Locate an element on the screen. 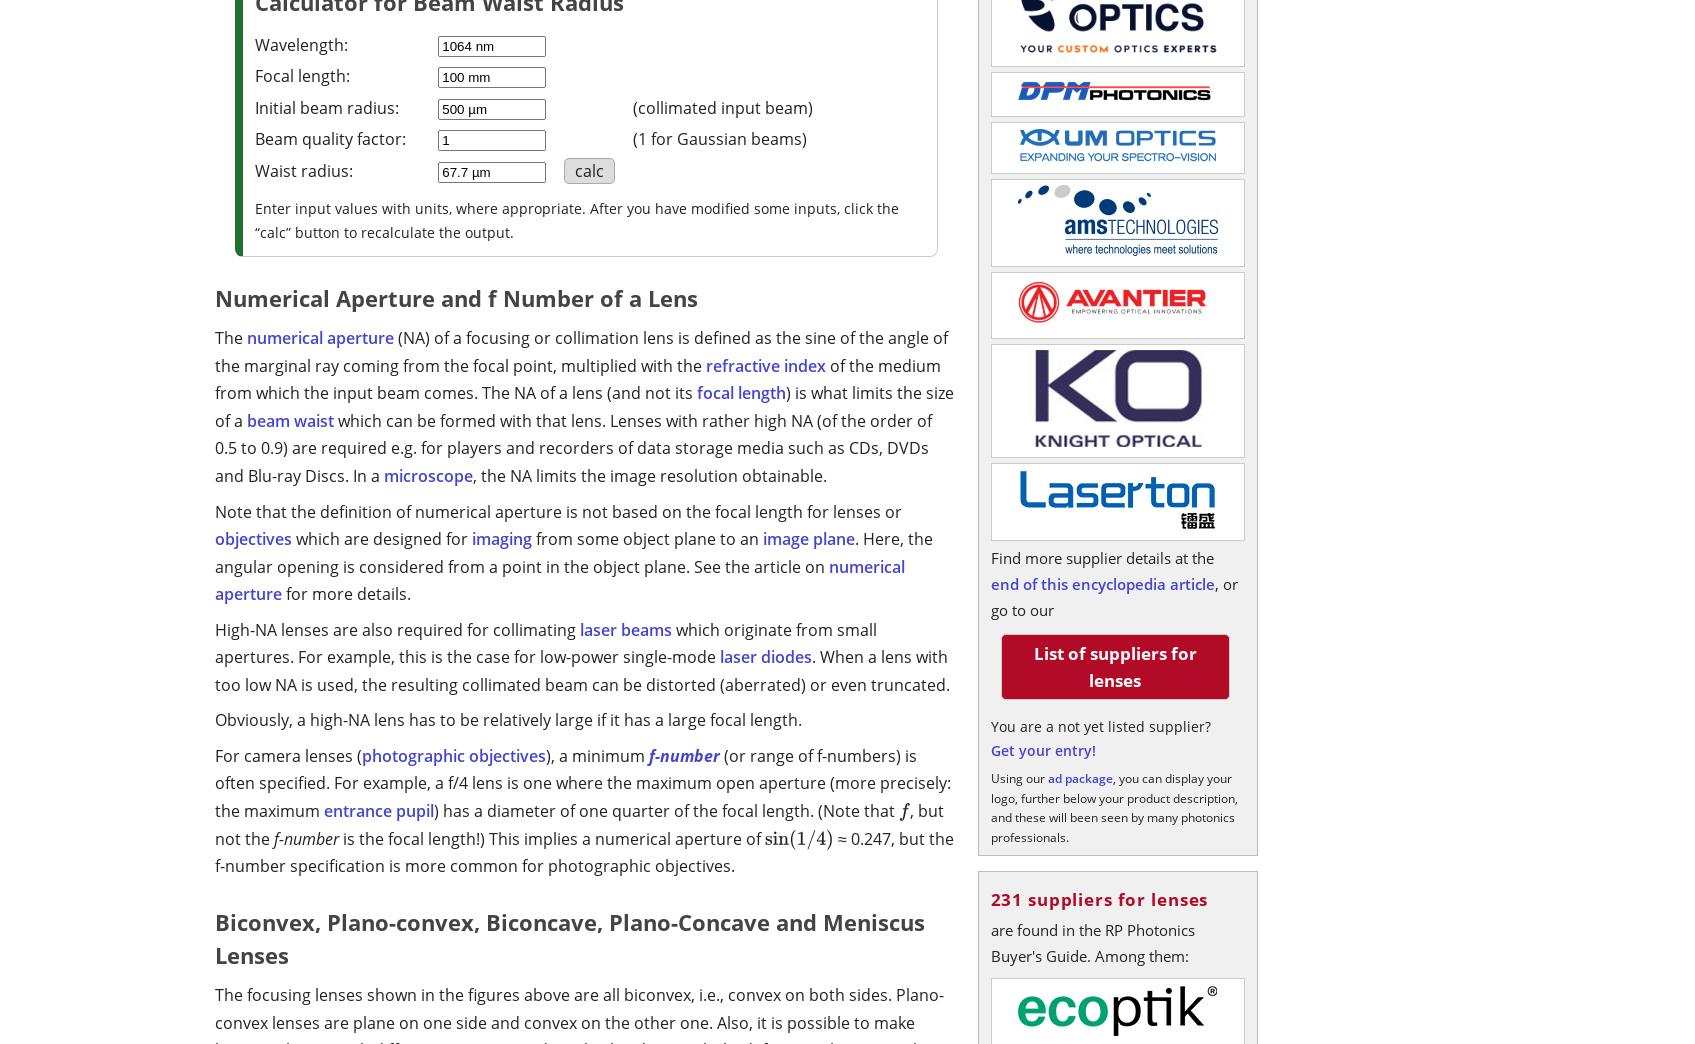  'for more details.' is located at coordinates (345, 594).